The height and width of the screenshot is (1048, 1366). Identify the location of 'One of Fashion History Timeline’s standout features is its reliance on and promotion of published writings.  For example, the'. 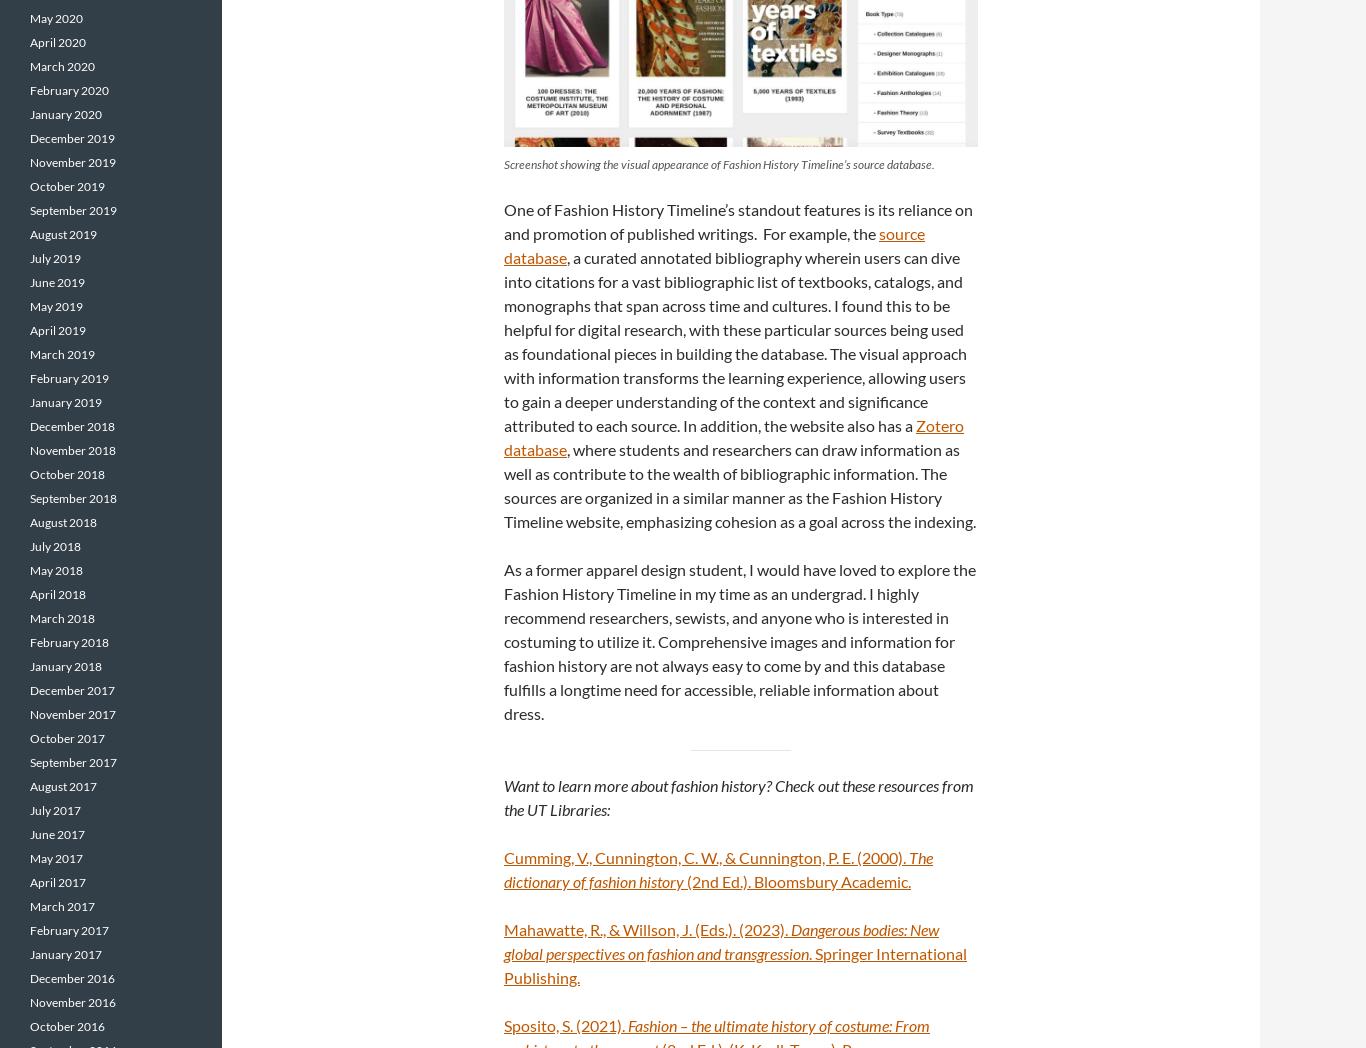
(738, 220).